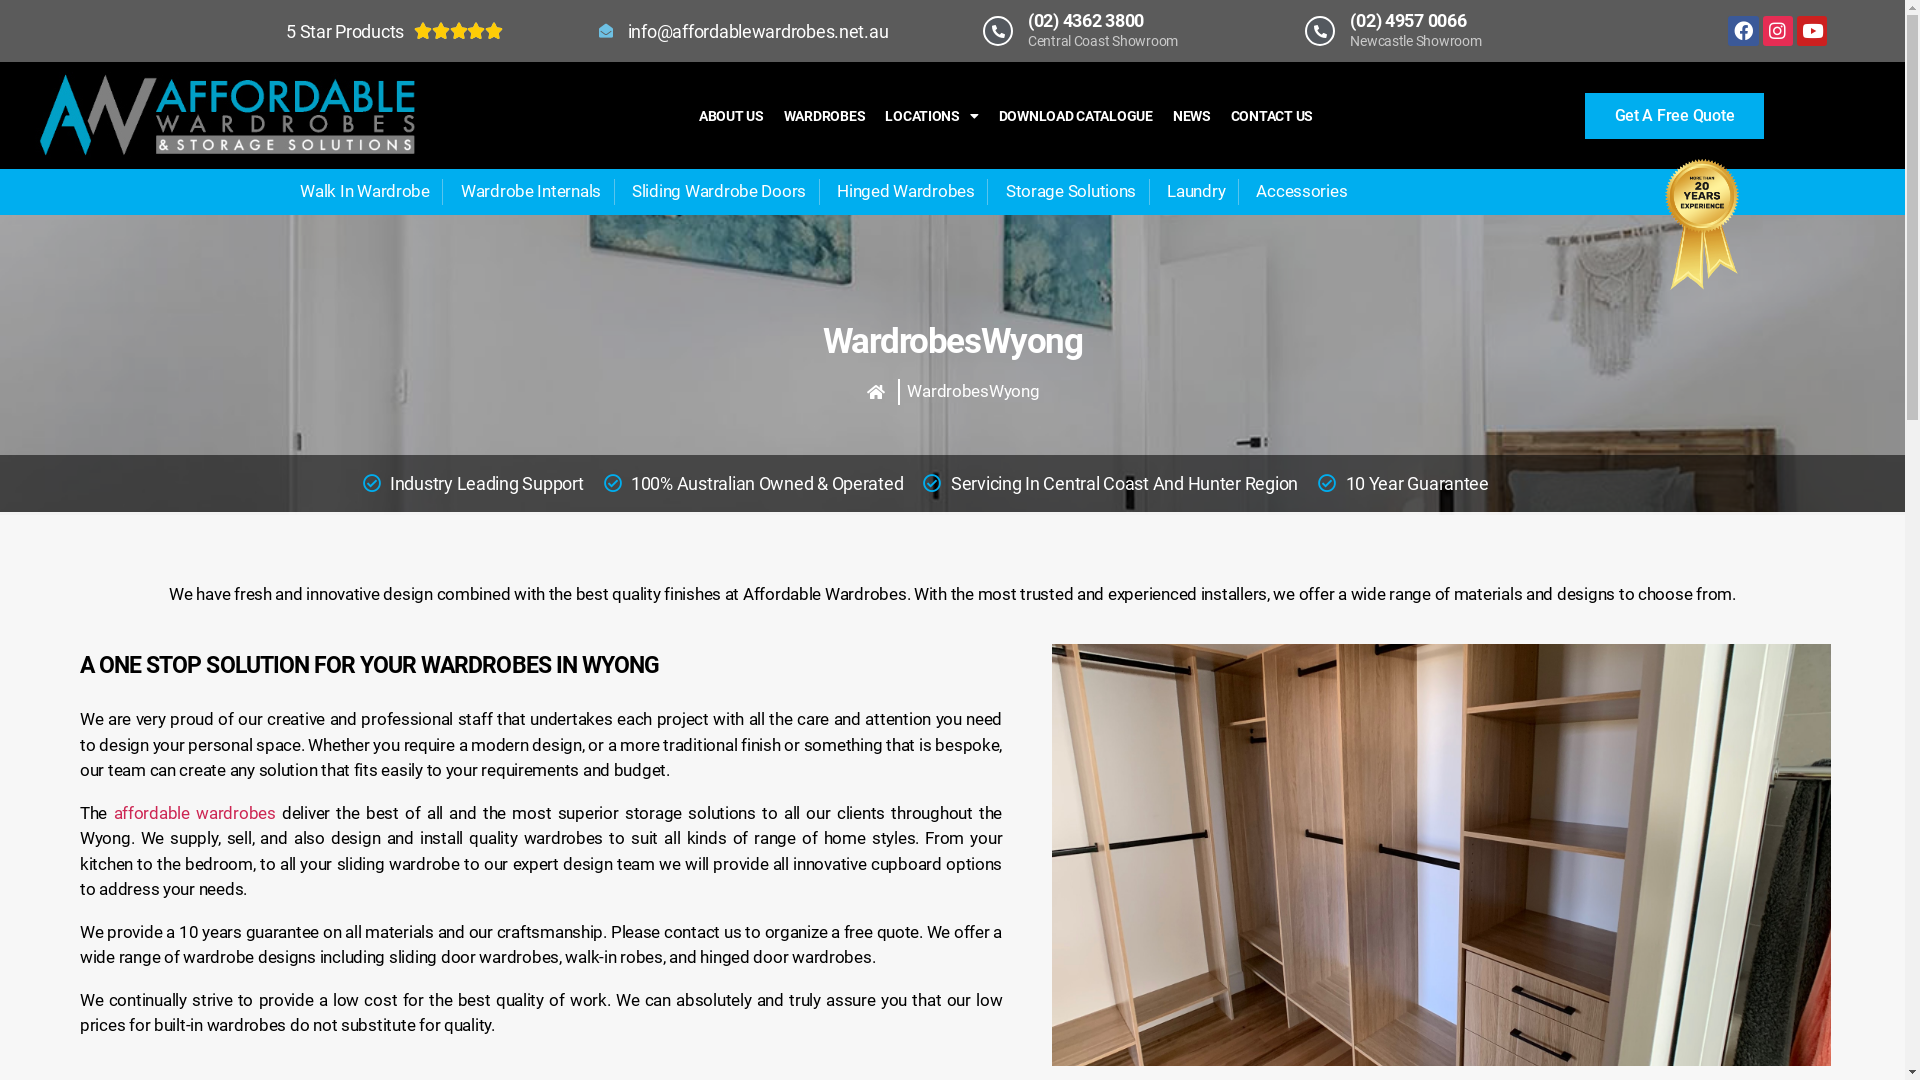 This screenshot has height=1080, width=1920. I want to click on 'LOCATIONS', so click(930, 115).